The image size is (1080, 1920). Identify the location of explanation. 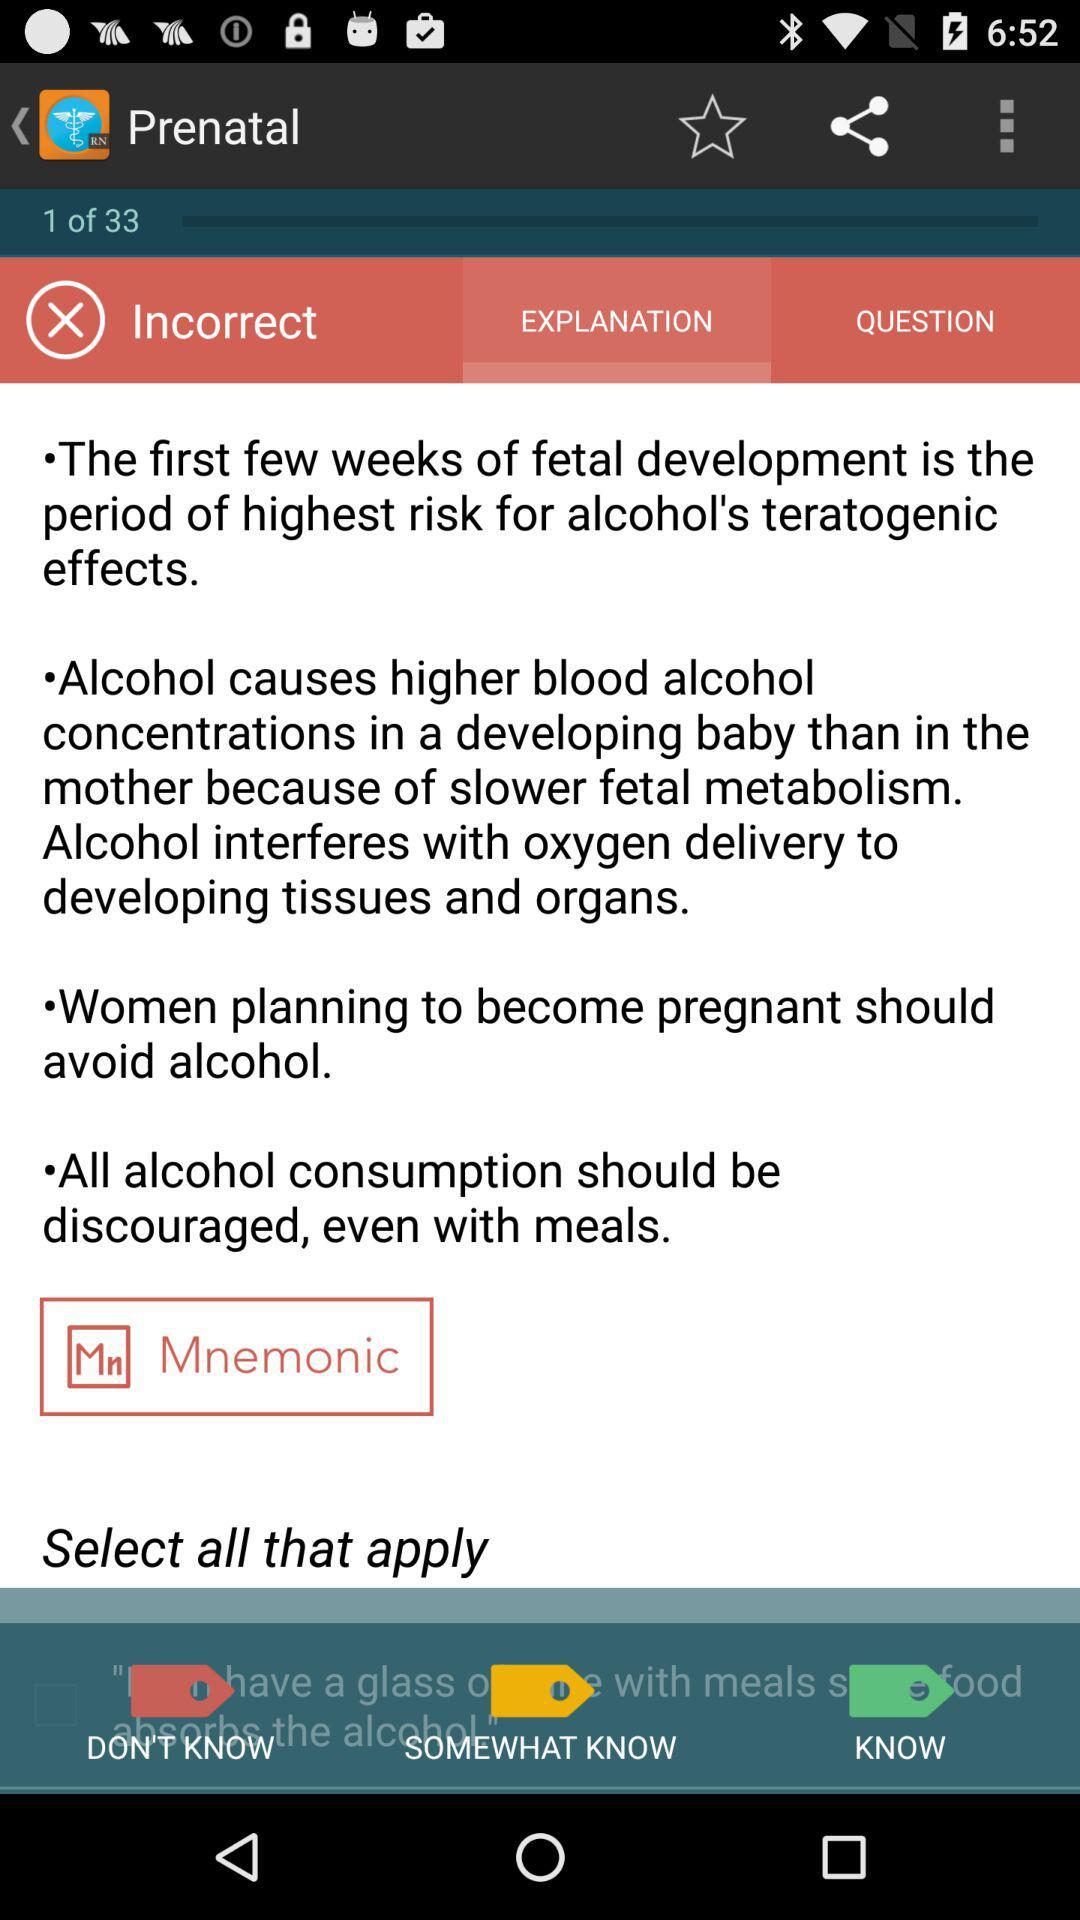
(615, 320).